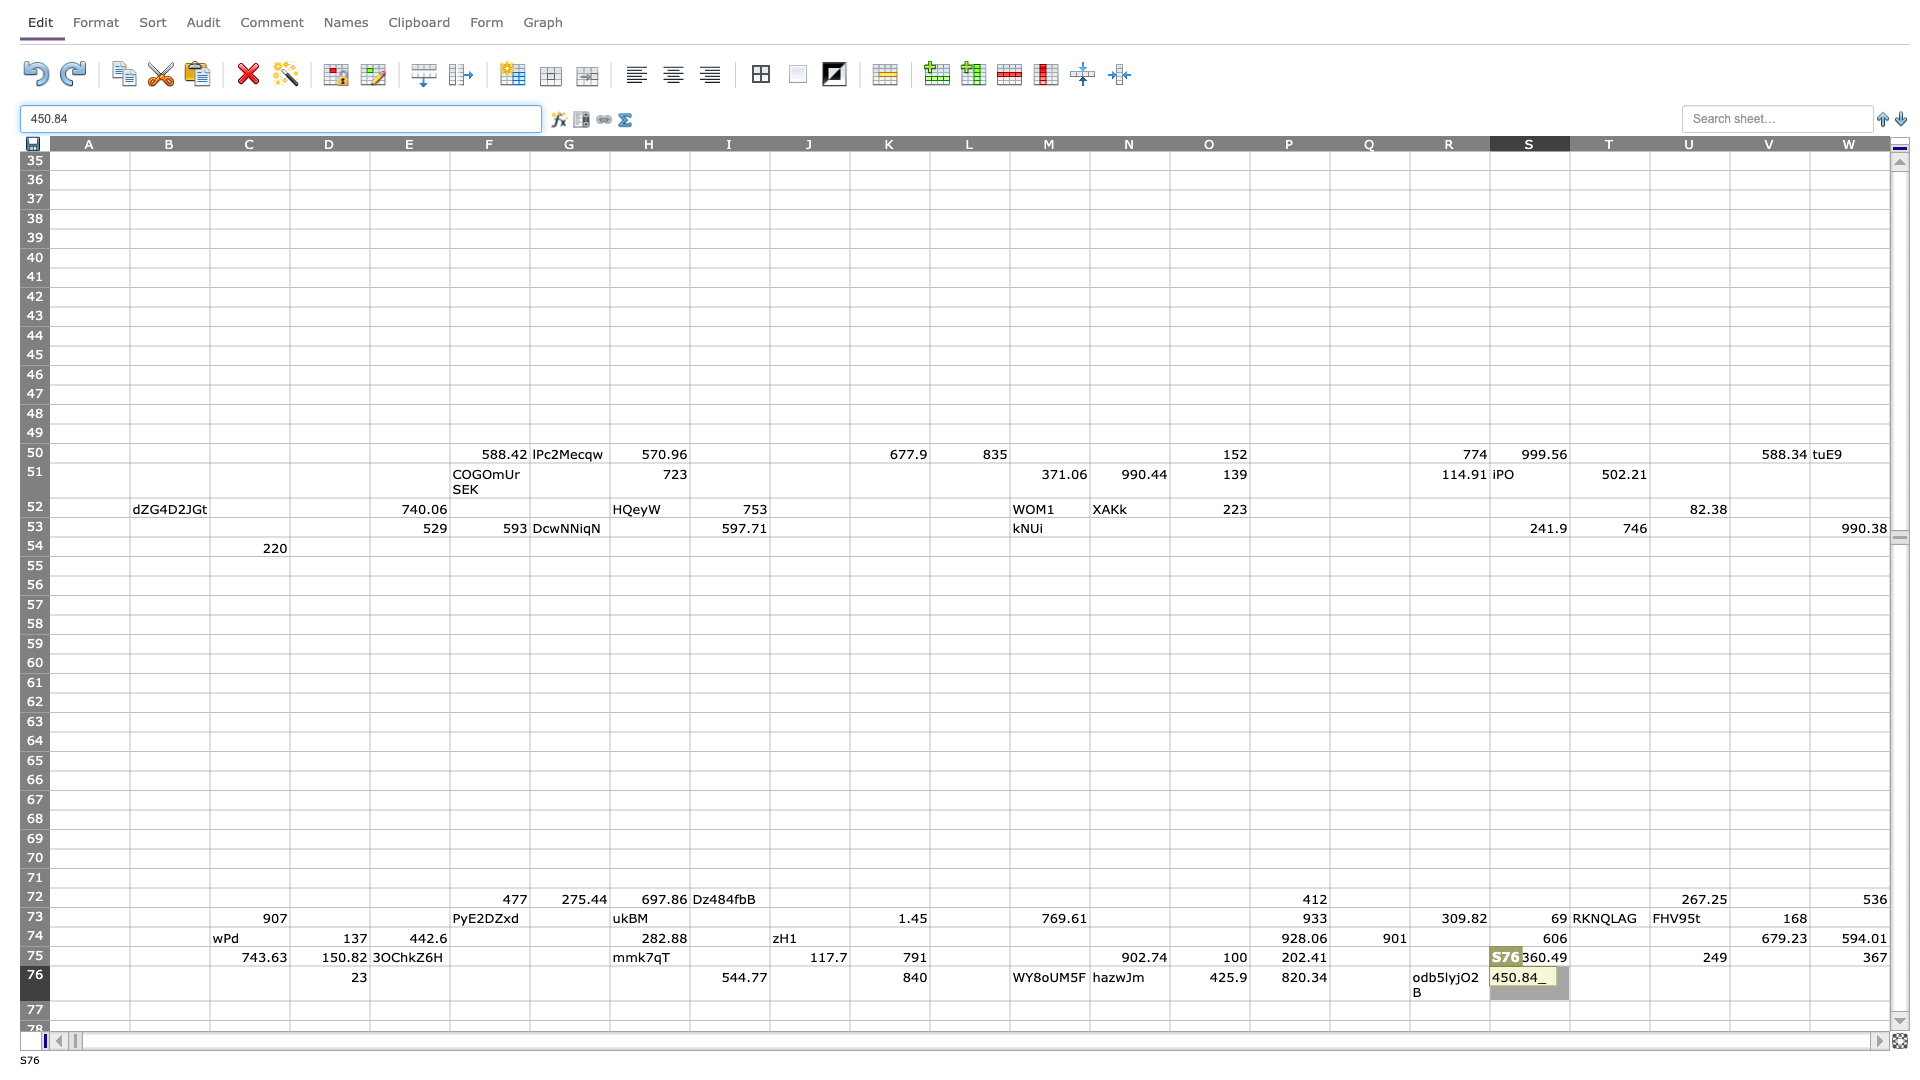 This screenshot has width=1920, height=1080. I want to click on top left corner of T76, so click(1568, 964).